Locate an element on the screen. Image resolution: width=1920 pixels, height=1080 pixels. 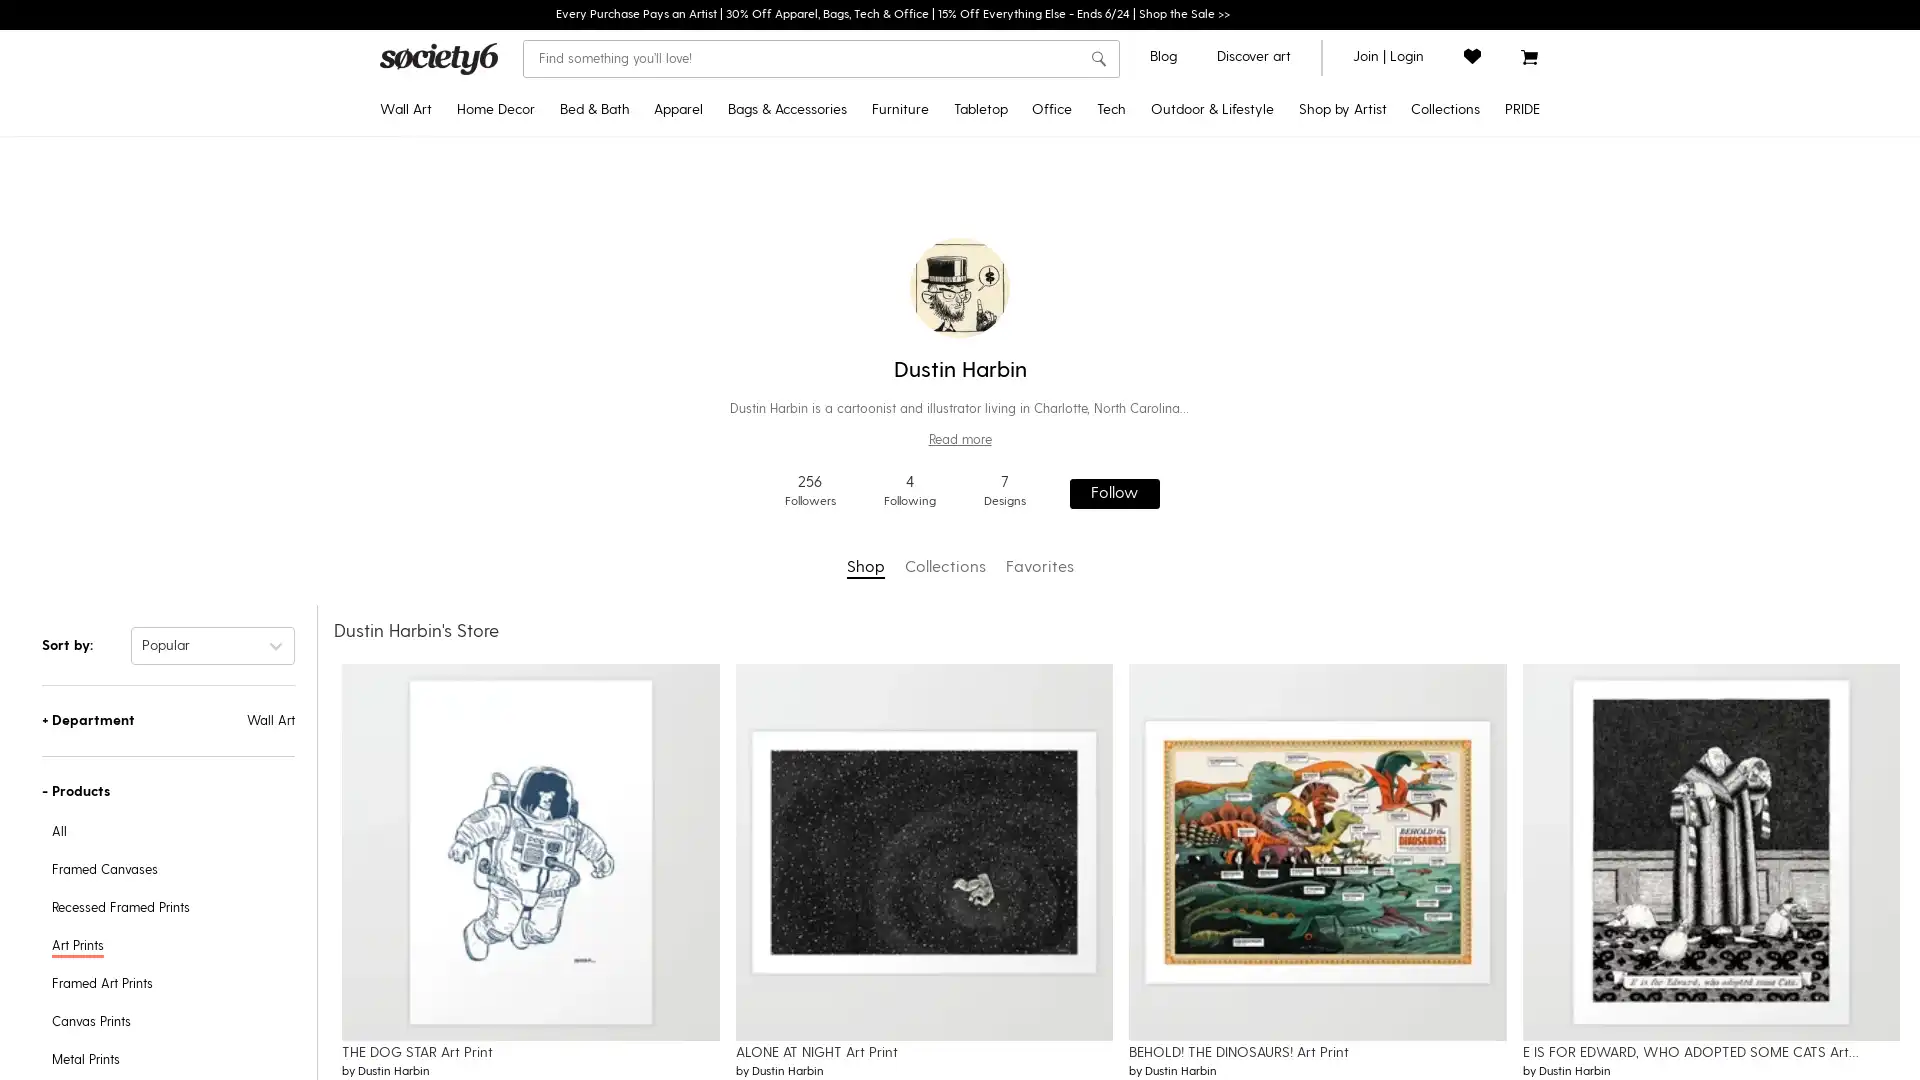
Laptop Skins is located at coordinates (1182, 482).